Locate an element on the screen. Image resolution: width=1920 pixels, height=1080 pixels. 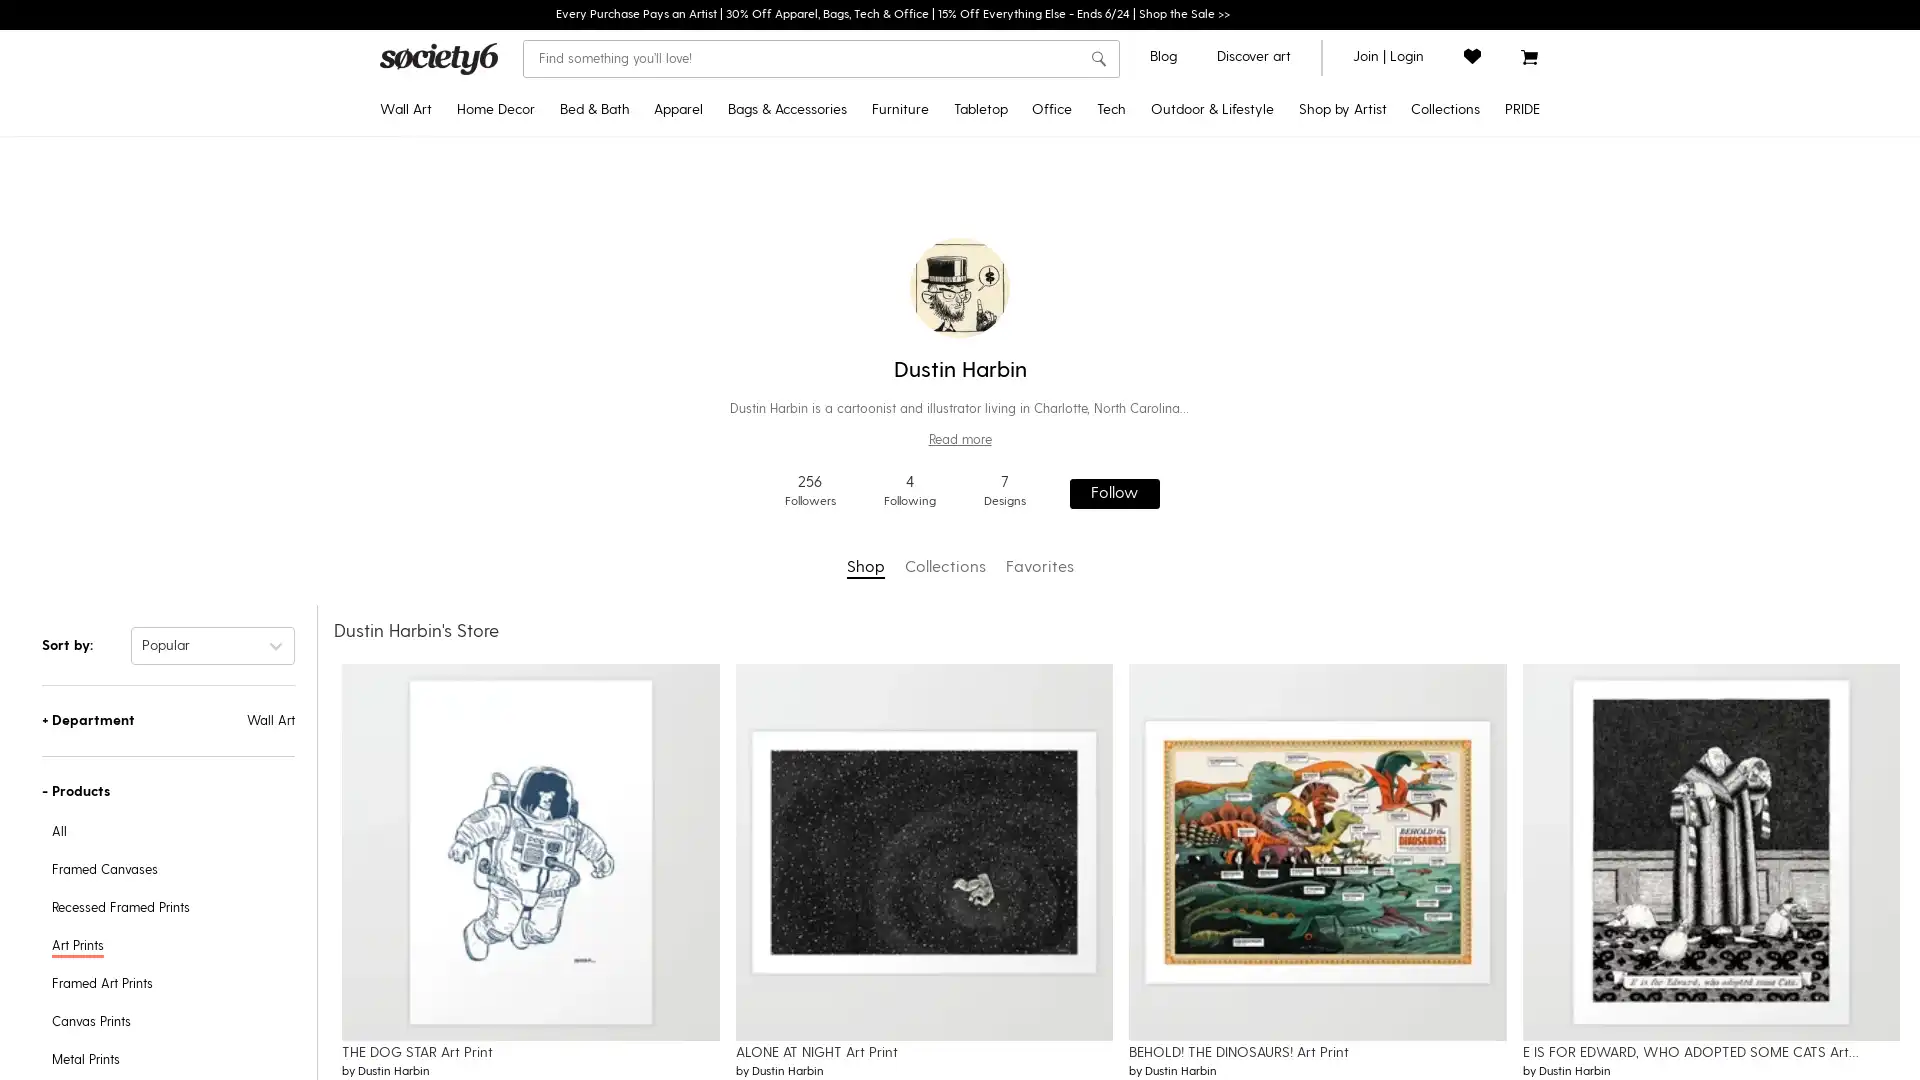
Laptop Skins is located at coordinates (1182, 482).